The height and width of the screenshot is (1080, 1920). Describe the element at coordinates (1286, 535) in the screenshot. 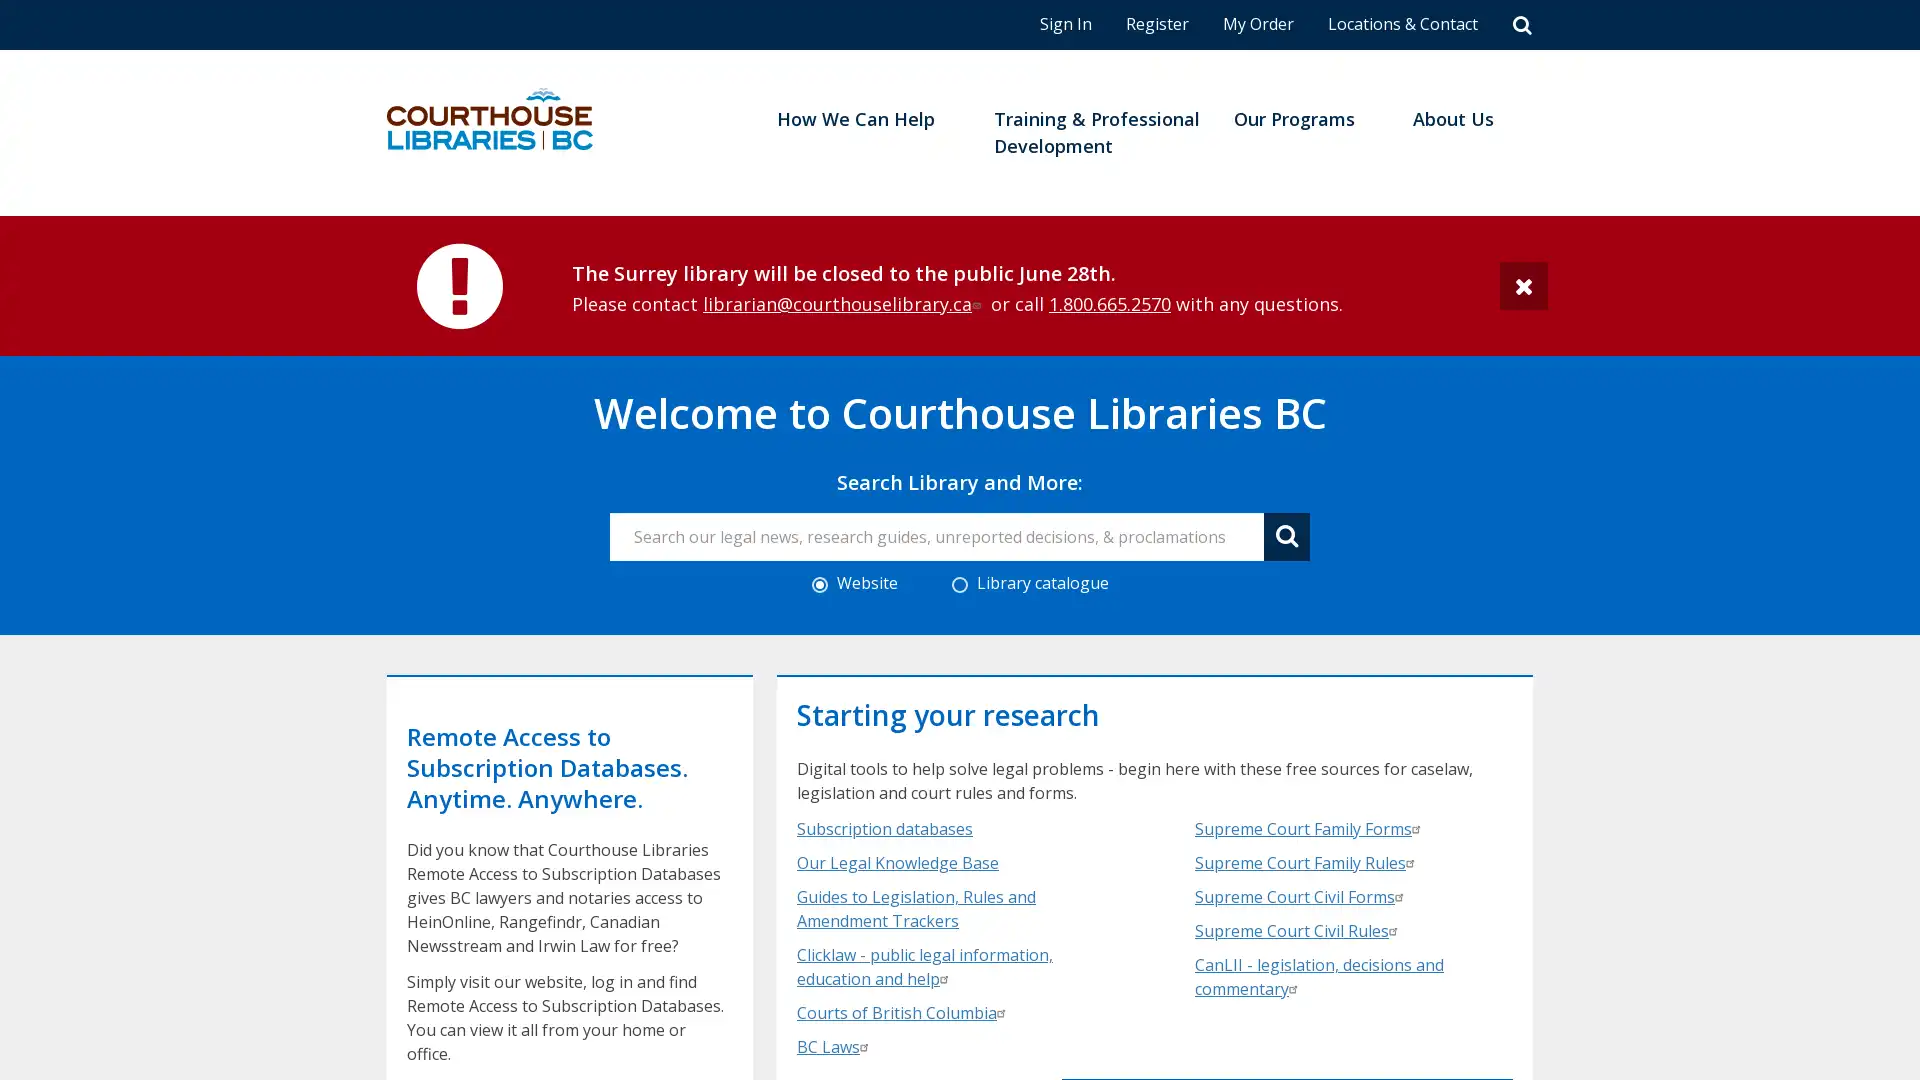

I see `Search button` at that location.